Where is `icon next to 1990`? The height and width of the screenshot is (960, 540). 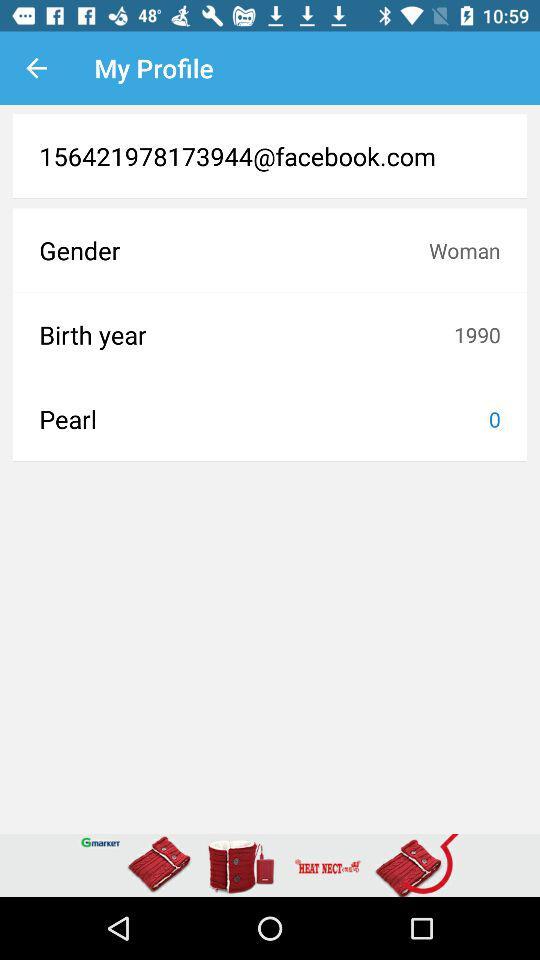
icon next to 1990 is located at coordinates (246, 334).